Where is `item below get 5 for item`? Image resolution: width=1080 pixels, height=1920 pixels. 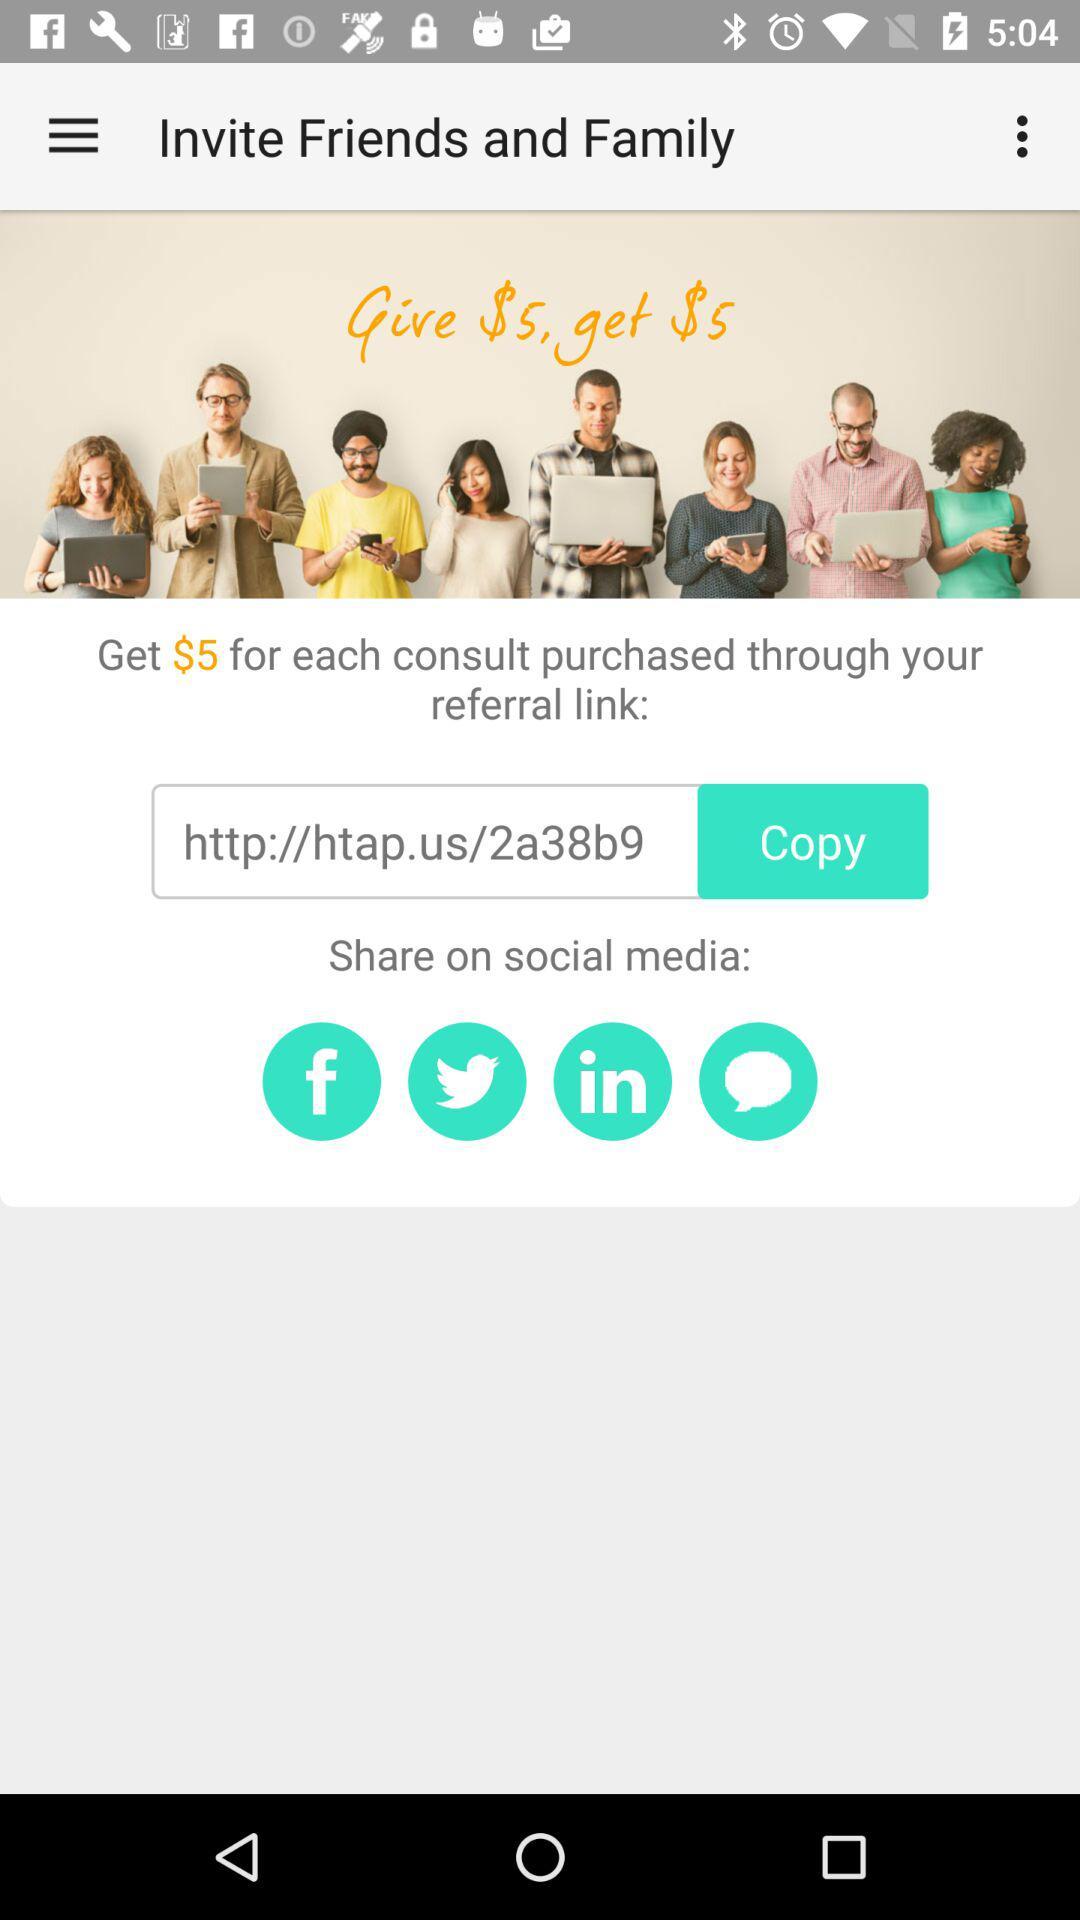
item below get 5 for item is located at coordinates (412, 841).